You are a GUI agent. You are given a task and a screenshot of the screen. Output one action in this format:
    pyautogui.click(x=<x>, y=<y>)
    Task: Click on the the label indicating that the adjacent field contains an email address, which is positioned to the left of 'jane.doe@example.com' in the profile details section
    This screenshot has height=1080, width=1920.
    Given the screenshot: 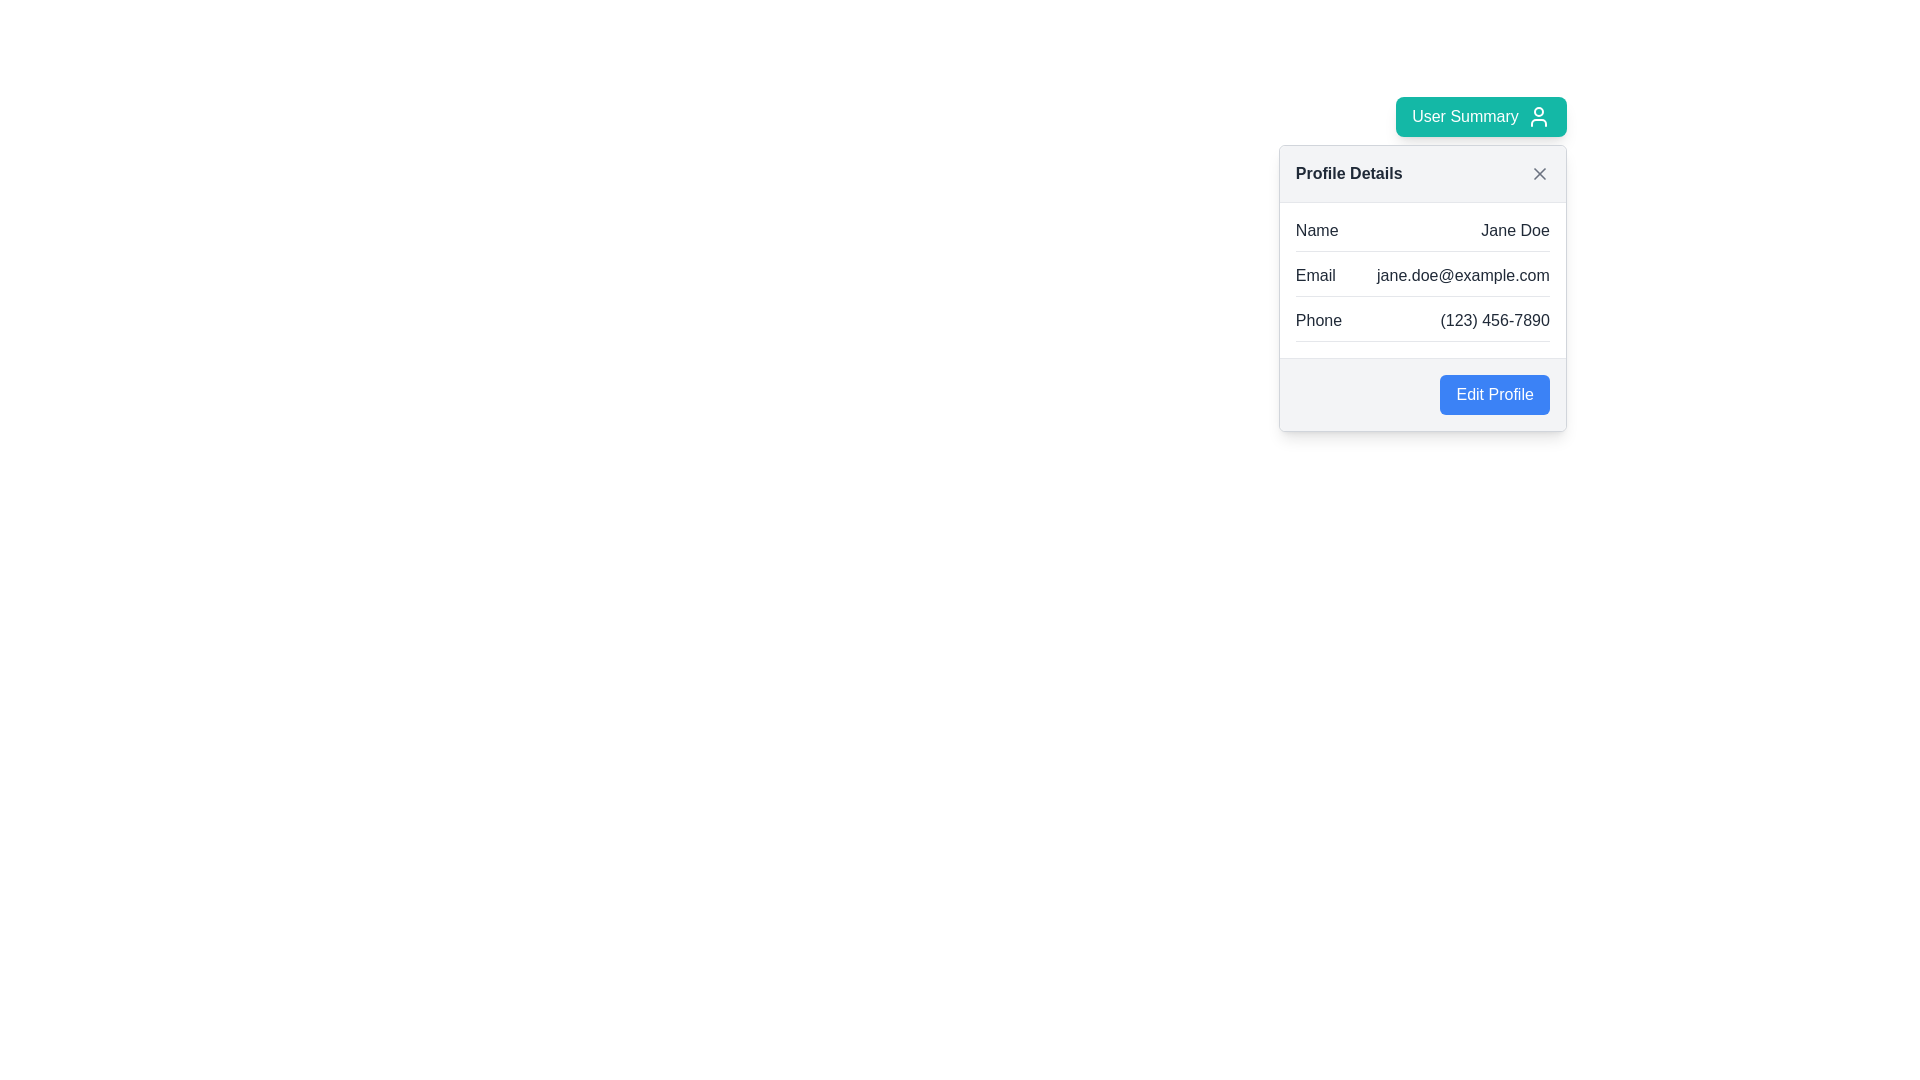 What is the action you would take?
    pyautogui.click(x=1315, y=276)
    